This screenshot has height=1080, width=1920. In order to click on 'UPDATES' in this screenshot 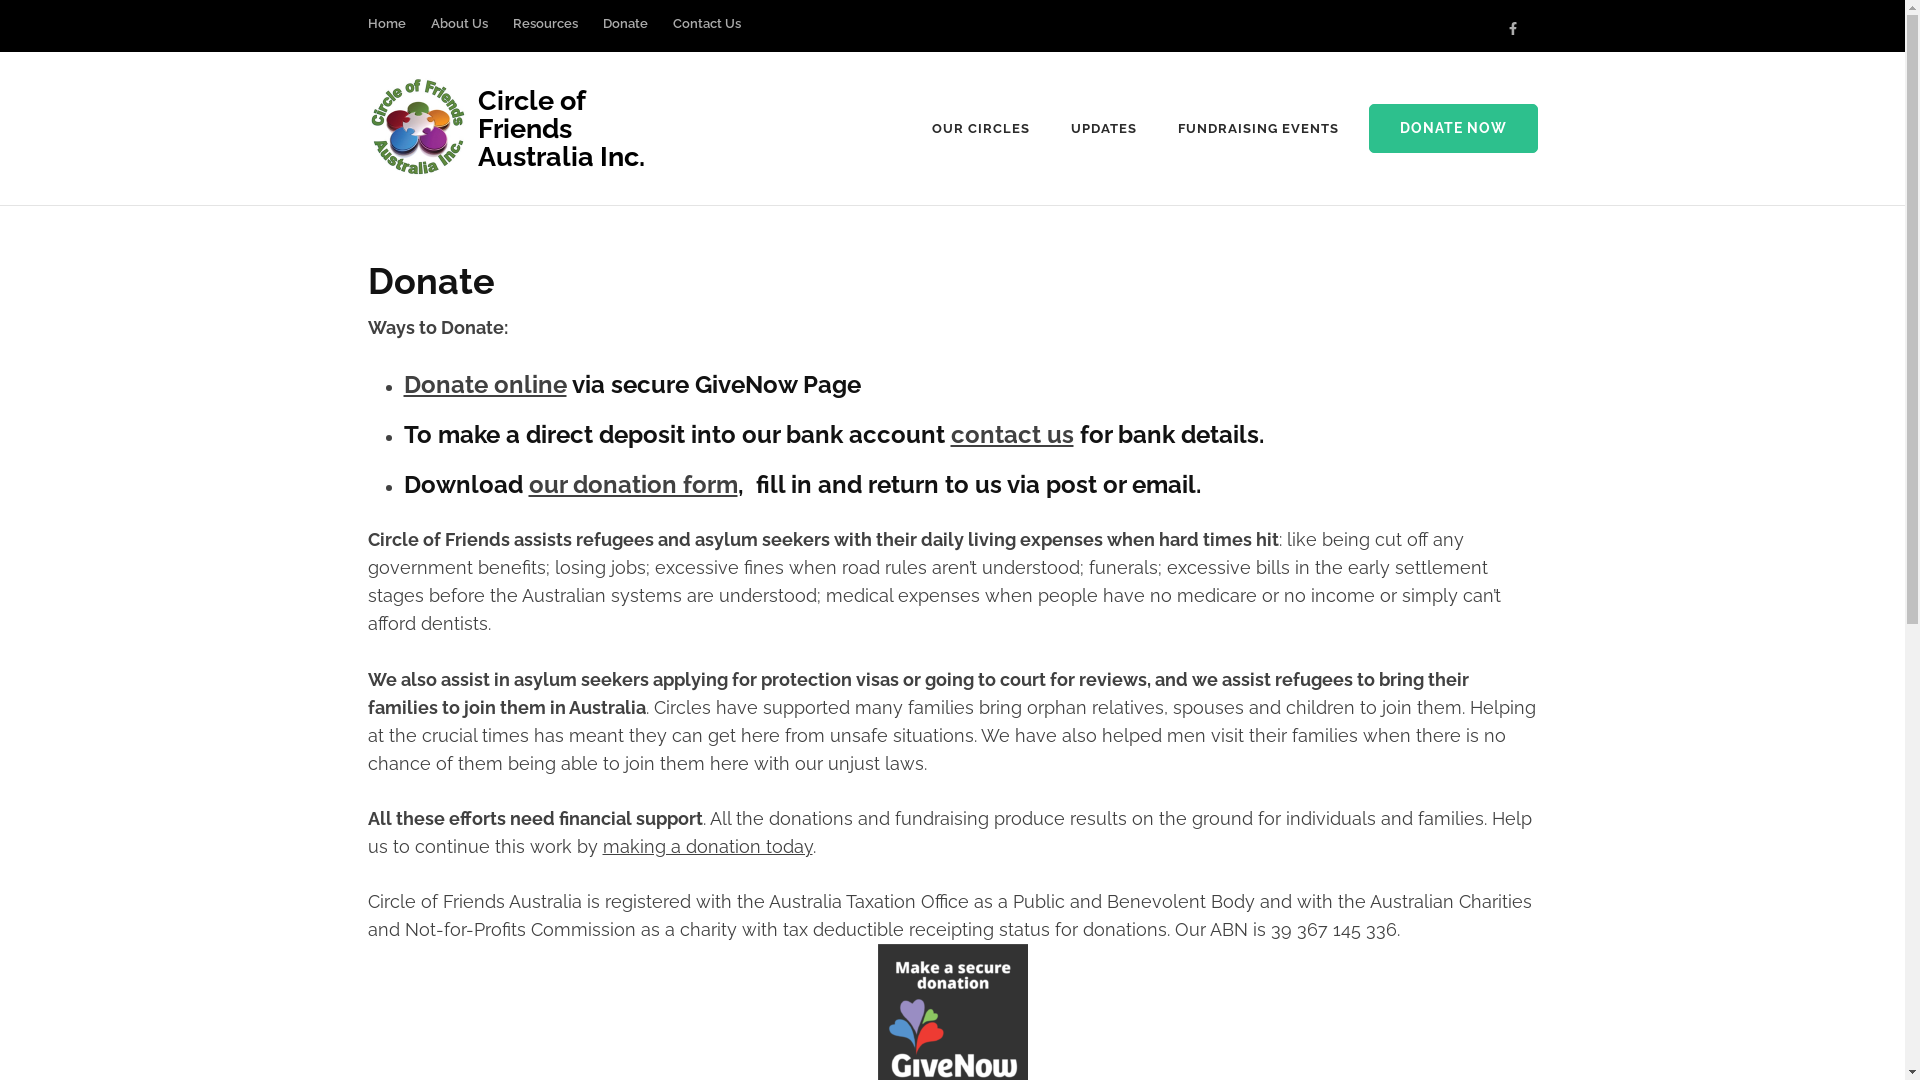, I will do `click(1103, 128)`.